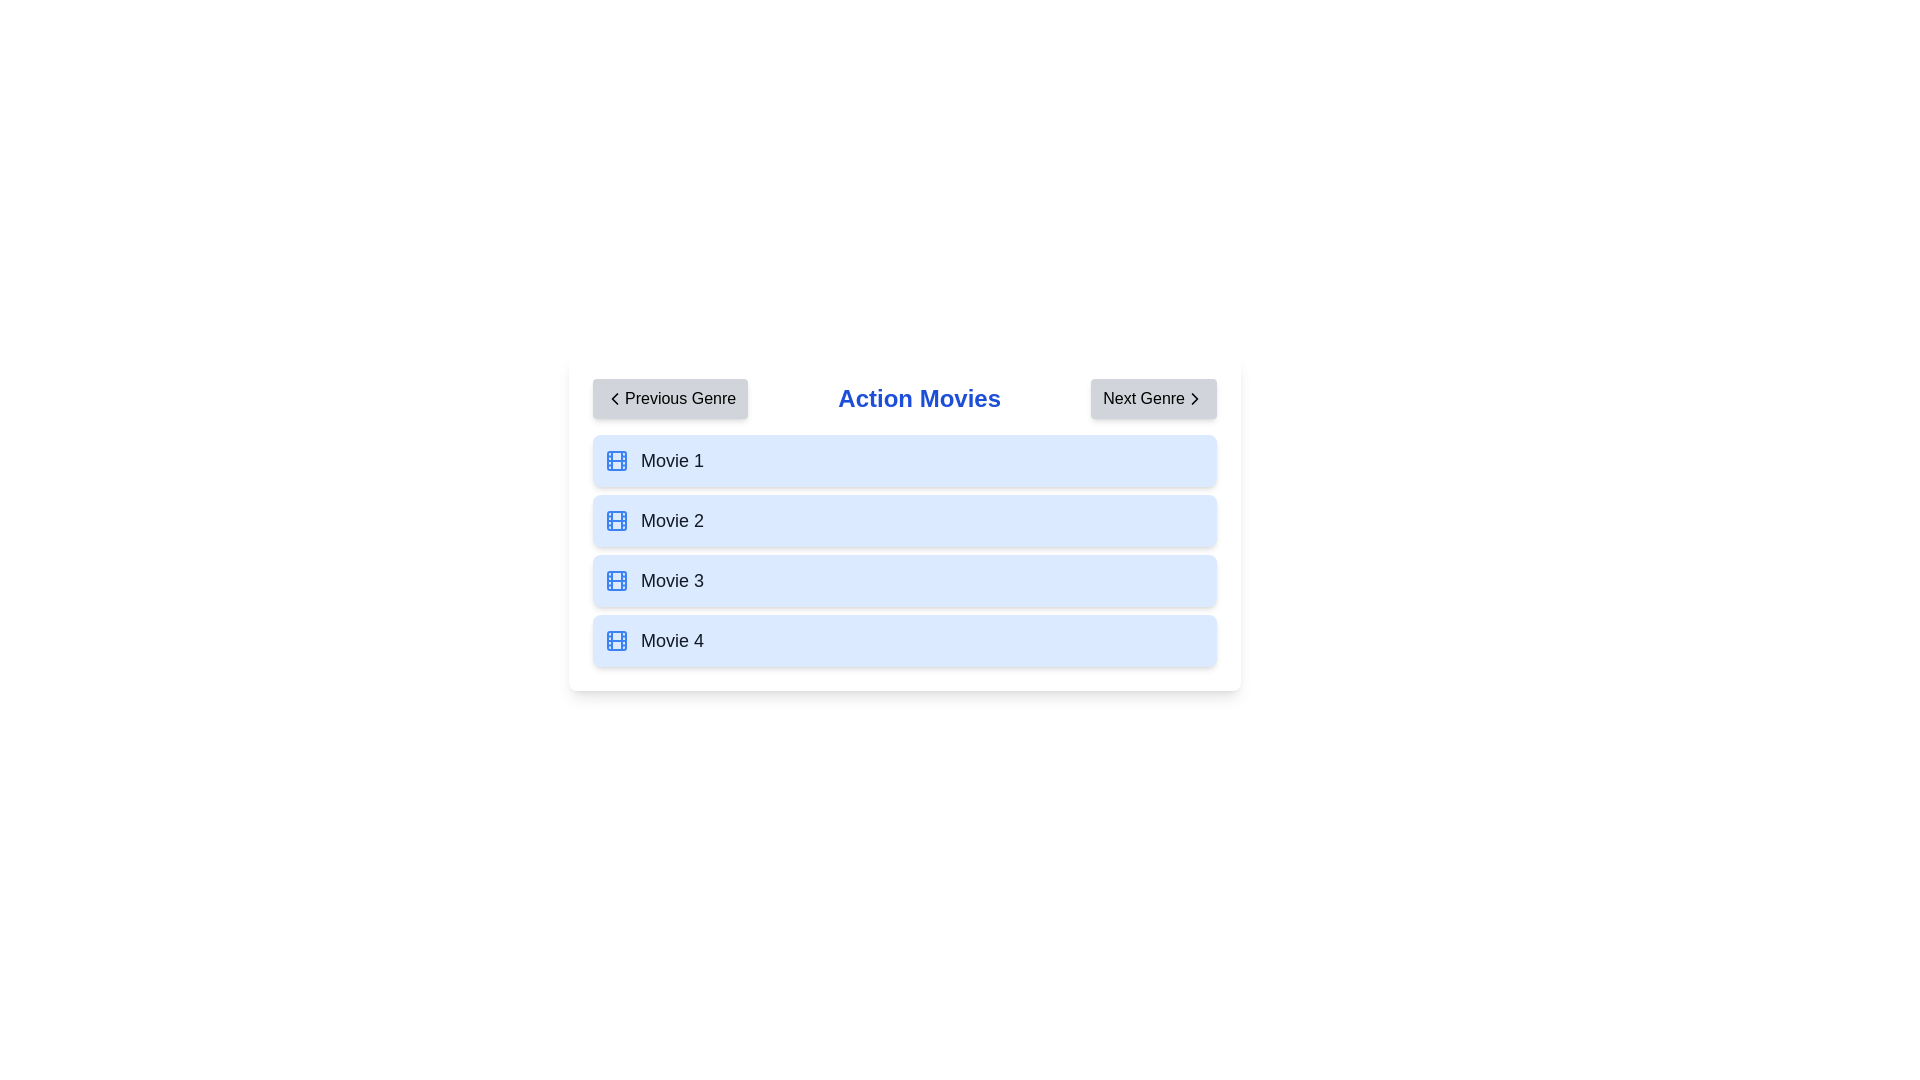 The image size is (1920, 1080). What do you see at coordinates (616, 461) in the screenshot?
I see `the blue film reel icon located to the left of the 'Movie 1' label` at bounding box center [616, 461].